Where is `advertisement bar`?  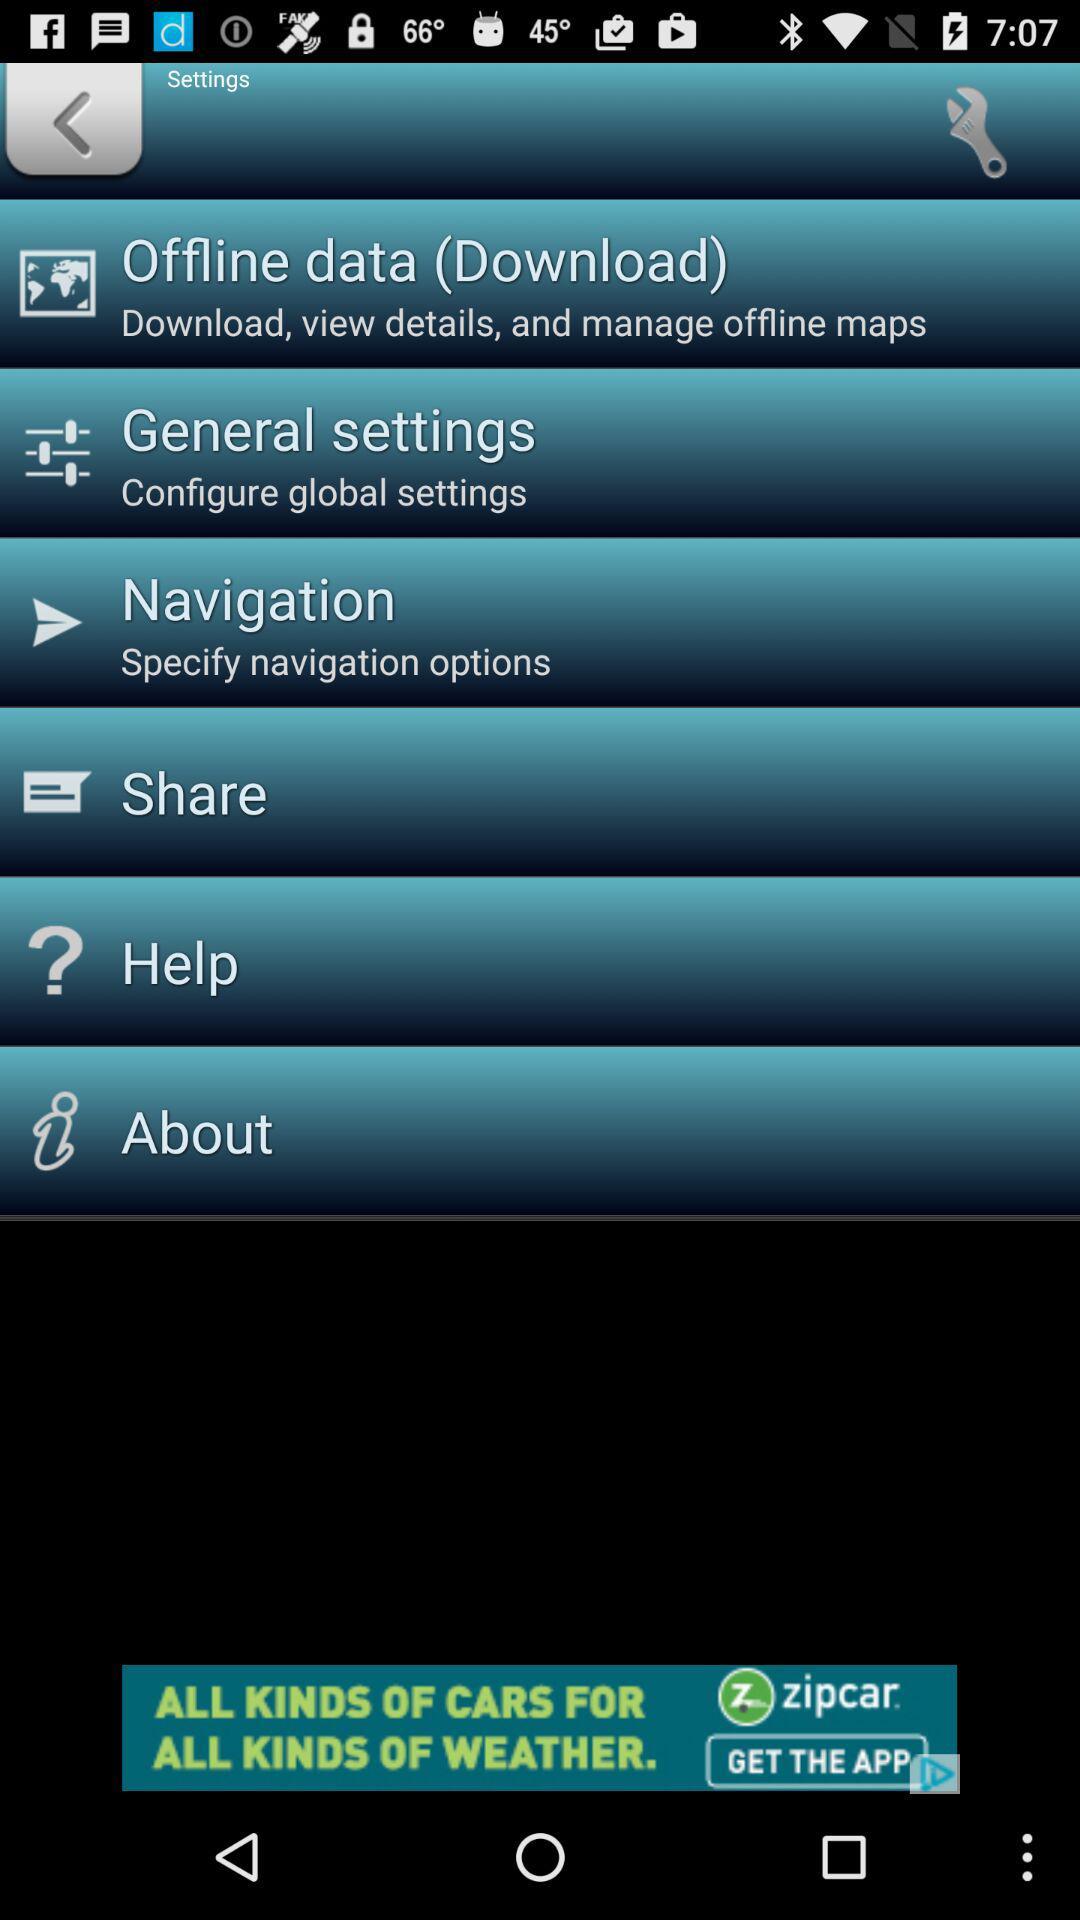
advertisement bar is located at coordinates (540, 1727).